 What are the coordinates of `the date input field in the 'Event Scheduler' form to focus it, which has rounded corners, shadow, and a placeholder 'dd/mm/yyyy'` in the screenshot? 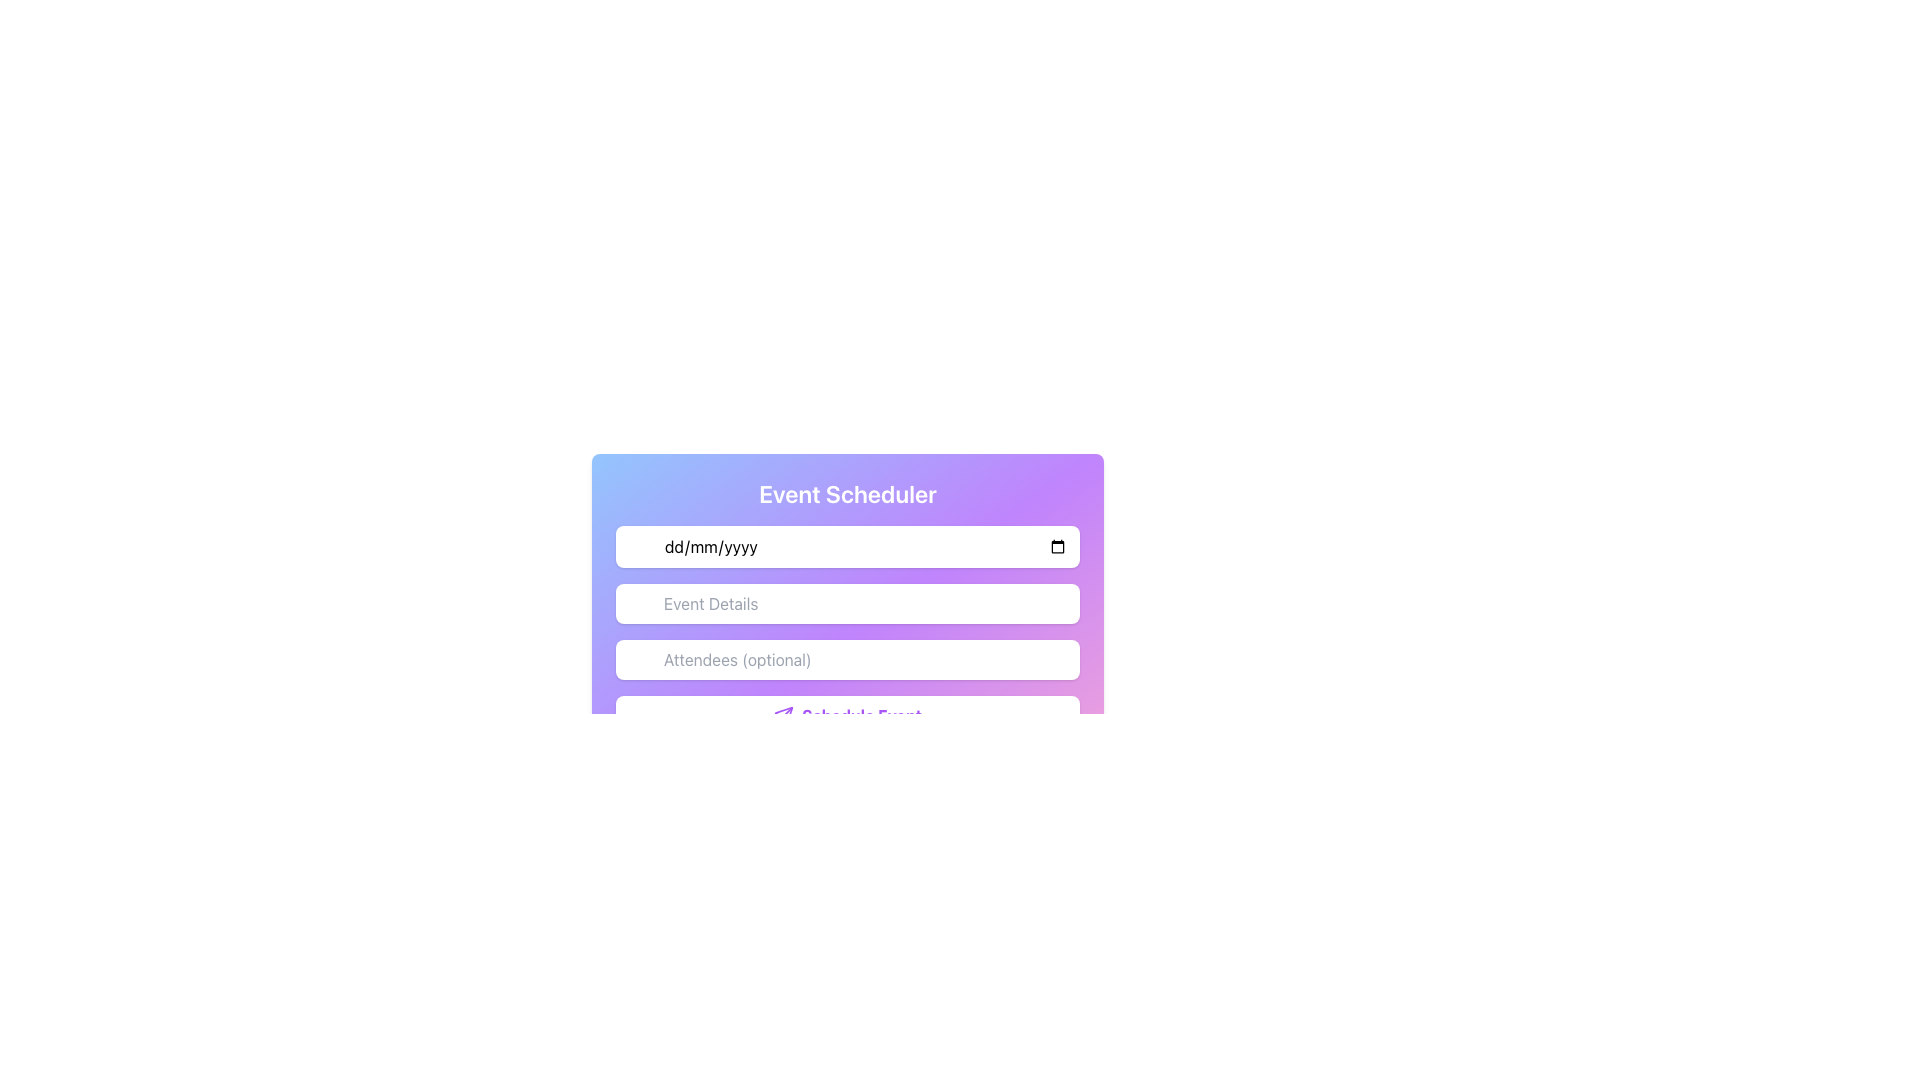 It's located at (848, 547).